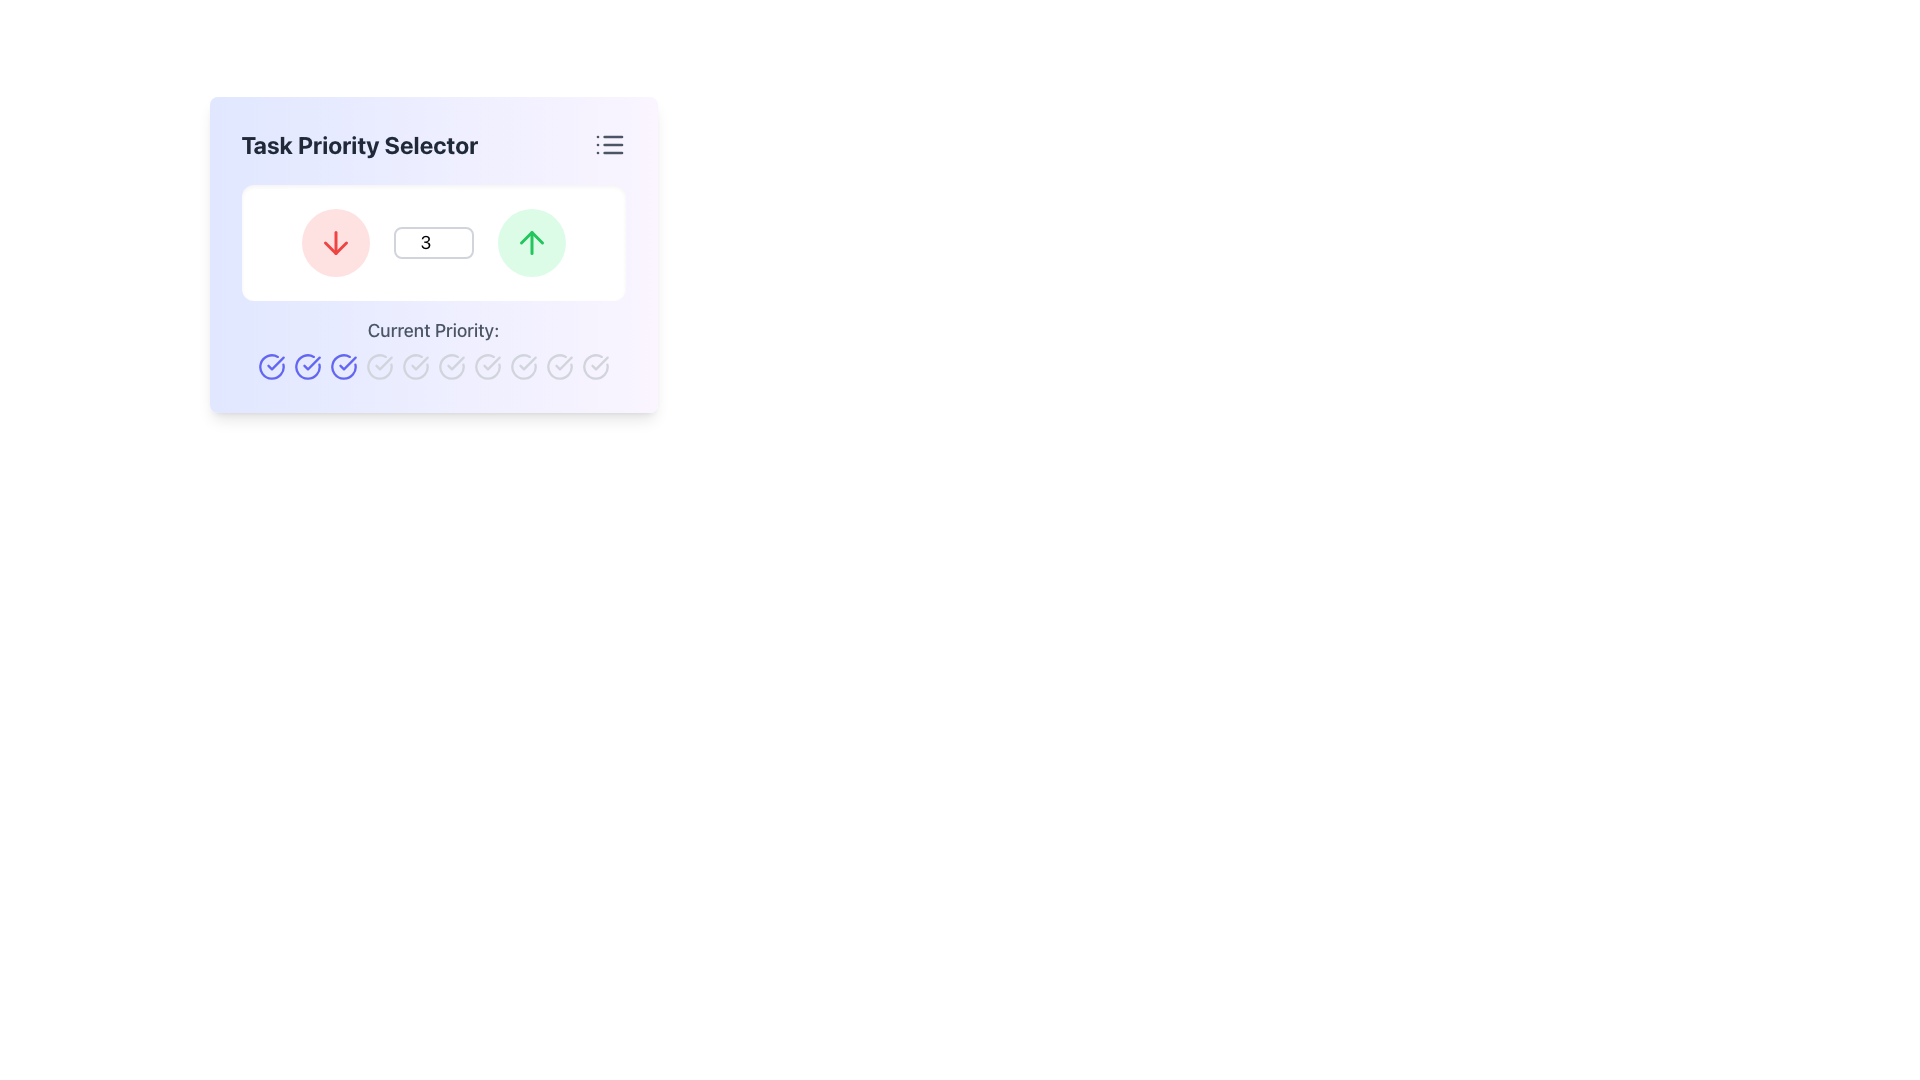  I want to click on the checkmark icon within the circular icon that indicates a specific priority state, located in the fourth position from the left in the bottom row of icons under the 'Current Priority' section, so click(527, 363).